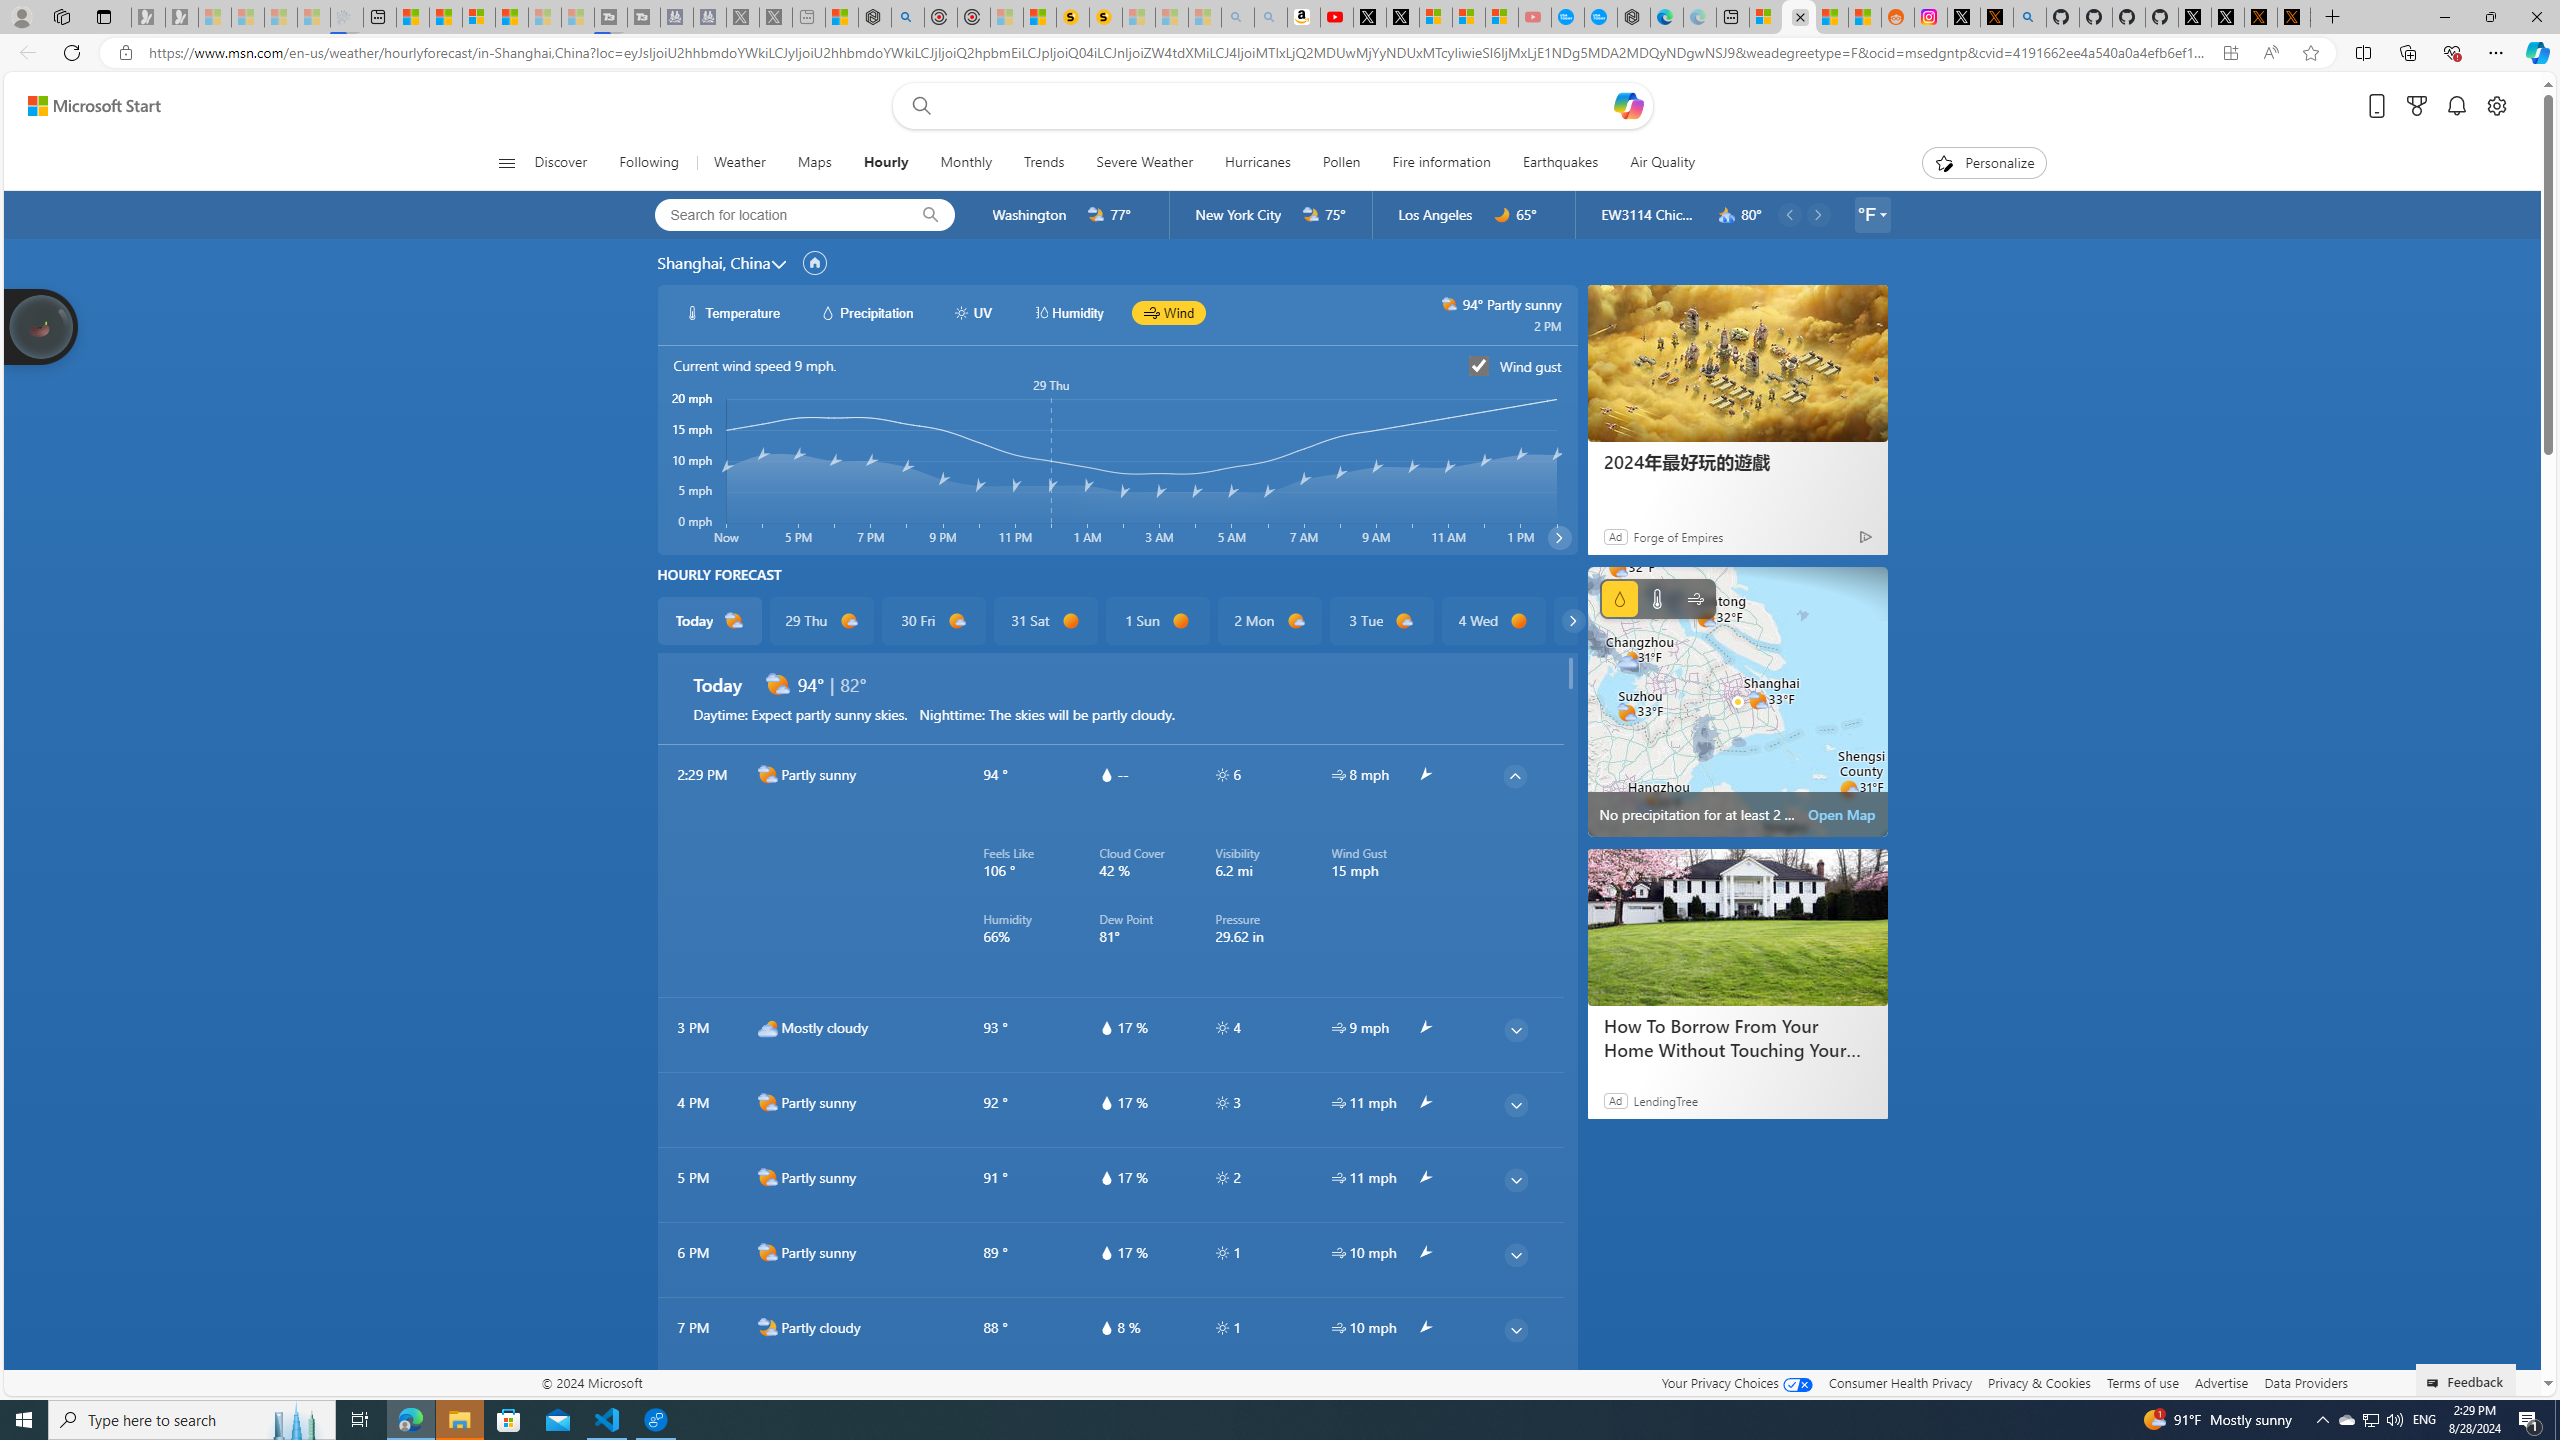 The image size is (2560, 1440). Describe the element at coordinates (1222, 1326) in the screenshot. I see `'hourlyTable/uv'` at that location.